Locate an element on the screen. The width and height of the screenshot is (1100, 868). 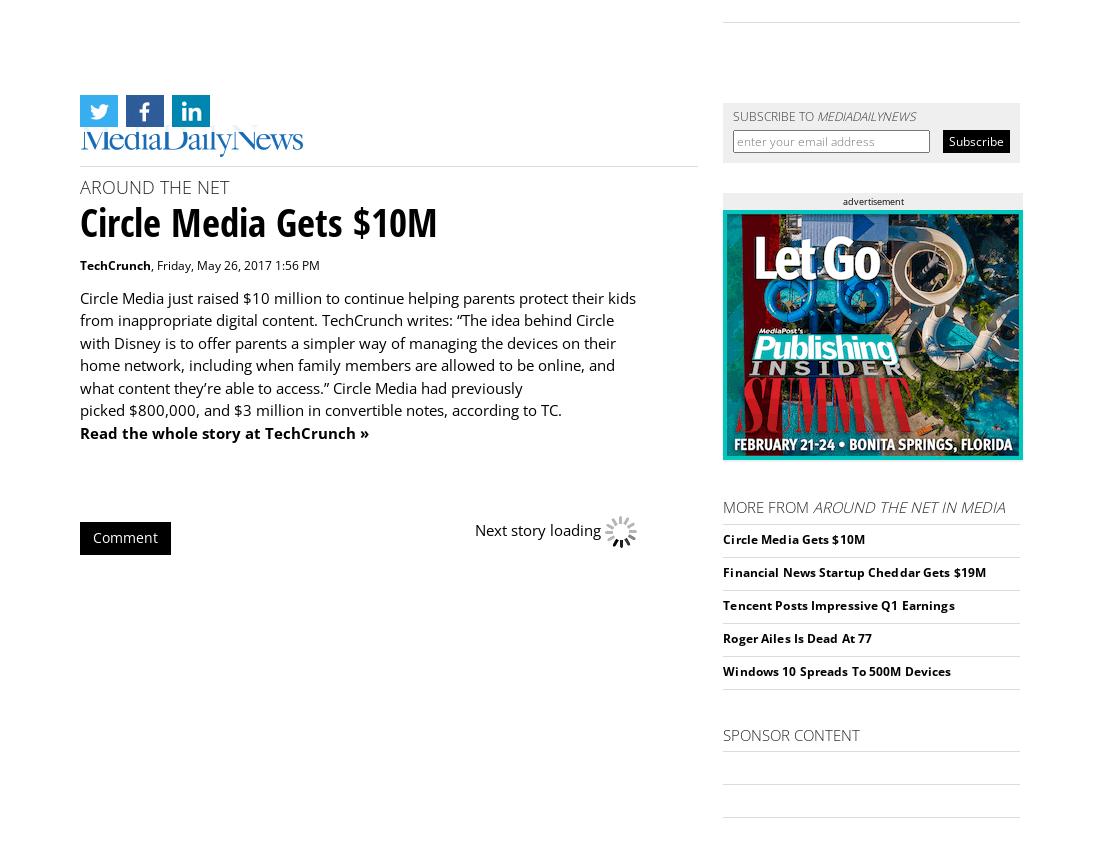
'Comment' is located at coordinates (125, 537).